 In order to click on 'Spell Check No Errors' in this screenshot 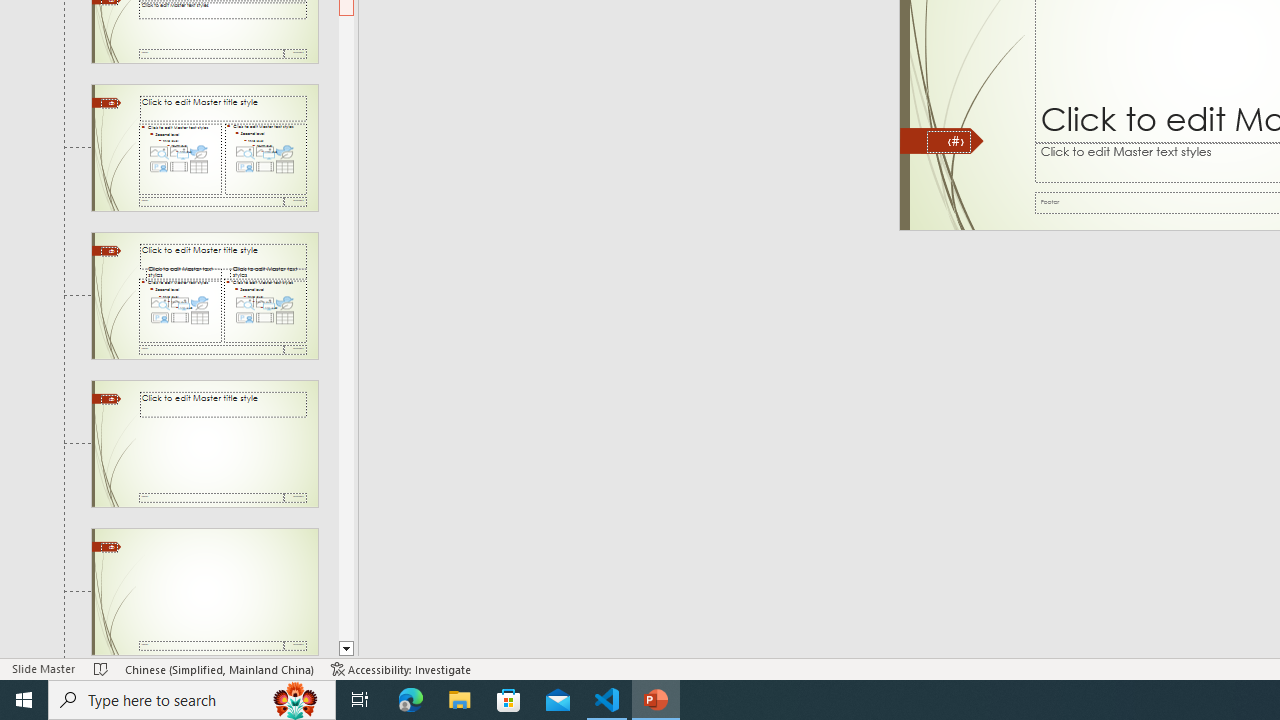, I will do `click(100, 669)`.